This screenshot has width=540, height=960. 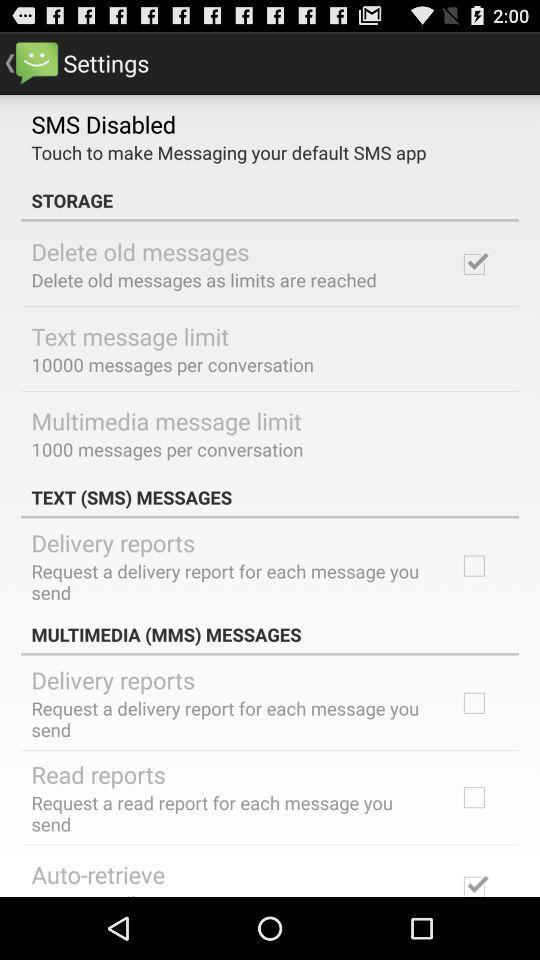 What do you see at coordinates (97, 873) in the screenshot?
I see `item below request a read` at bounding box center [97, 873].